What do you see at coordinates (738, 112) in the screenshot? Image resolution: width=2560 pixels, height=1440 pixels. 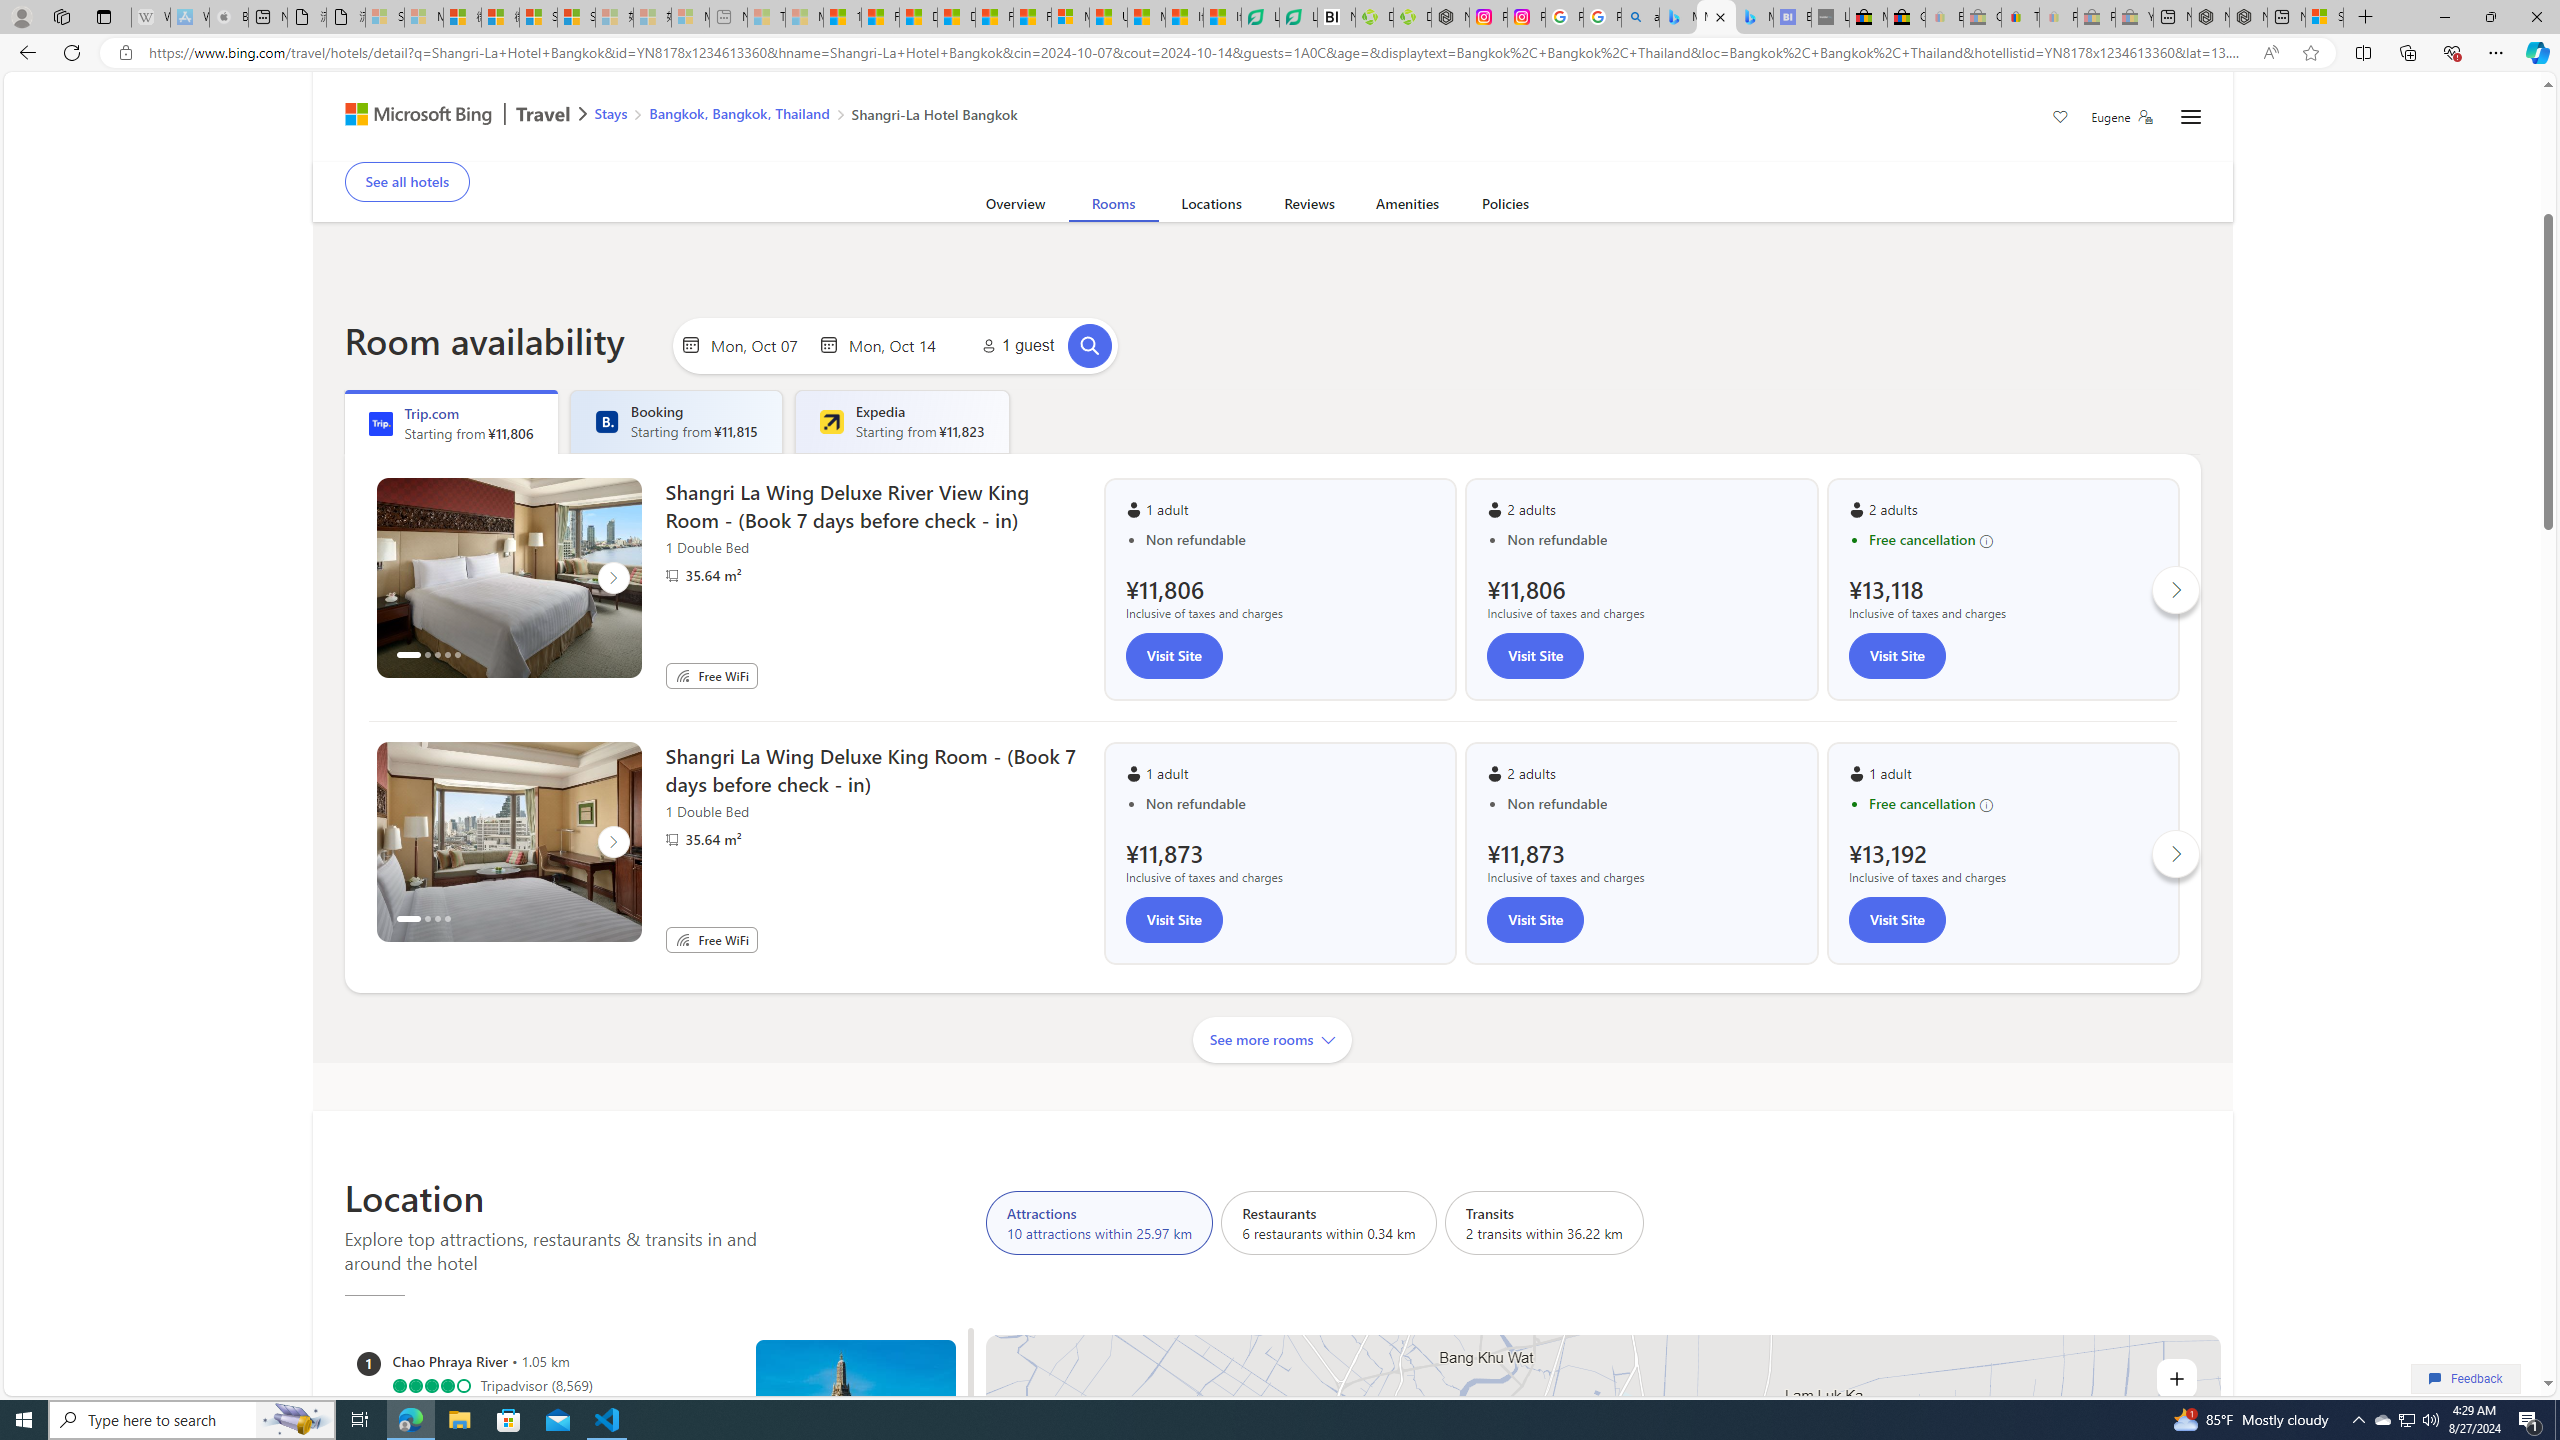 I see `'Bangkok, Bangkok, Thailand'` at bounding box center [738, 112].